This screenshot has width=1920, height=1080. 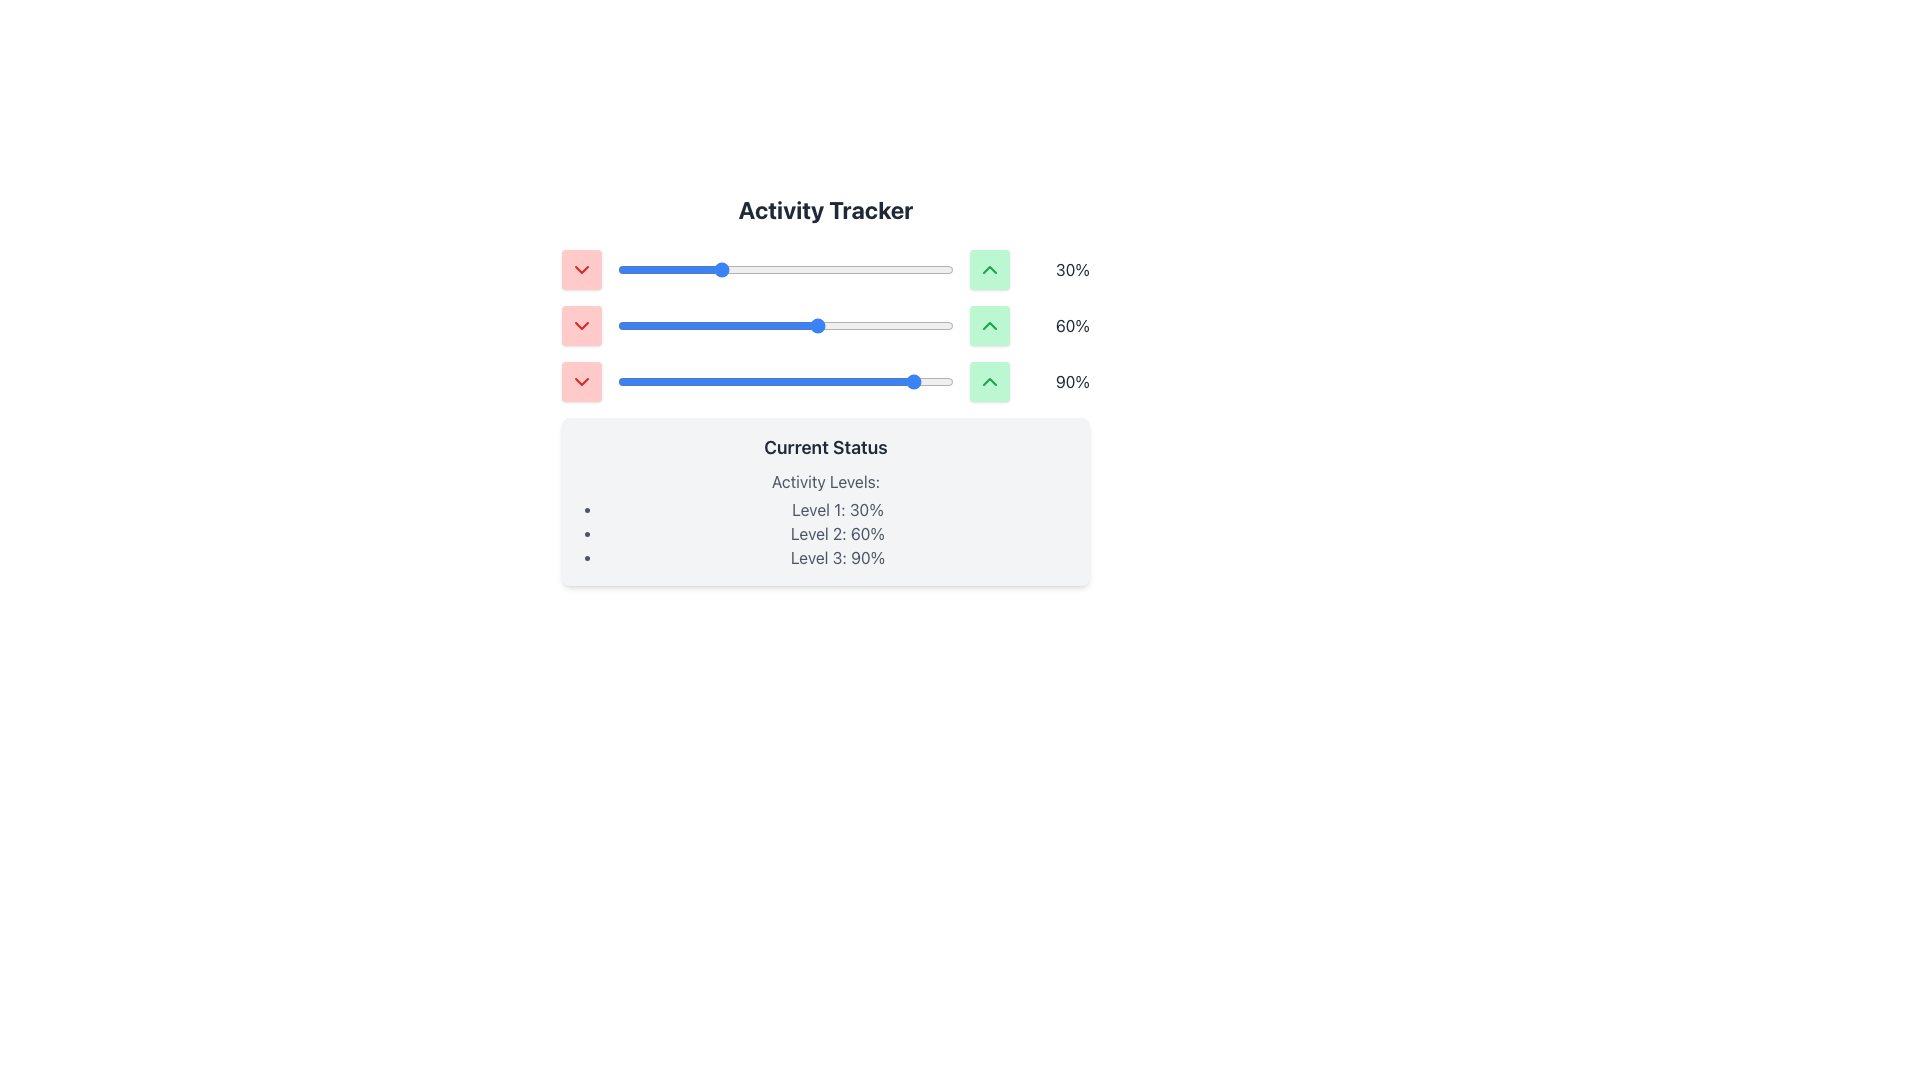 What do you see at coordinates (946, 325) in the screenshot?
I see `the slider value` at bounding box center [946, 325].